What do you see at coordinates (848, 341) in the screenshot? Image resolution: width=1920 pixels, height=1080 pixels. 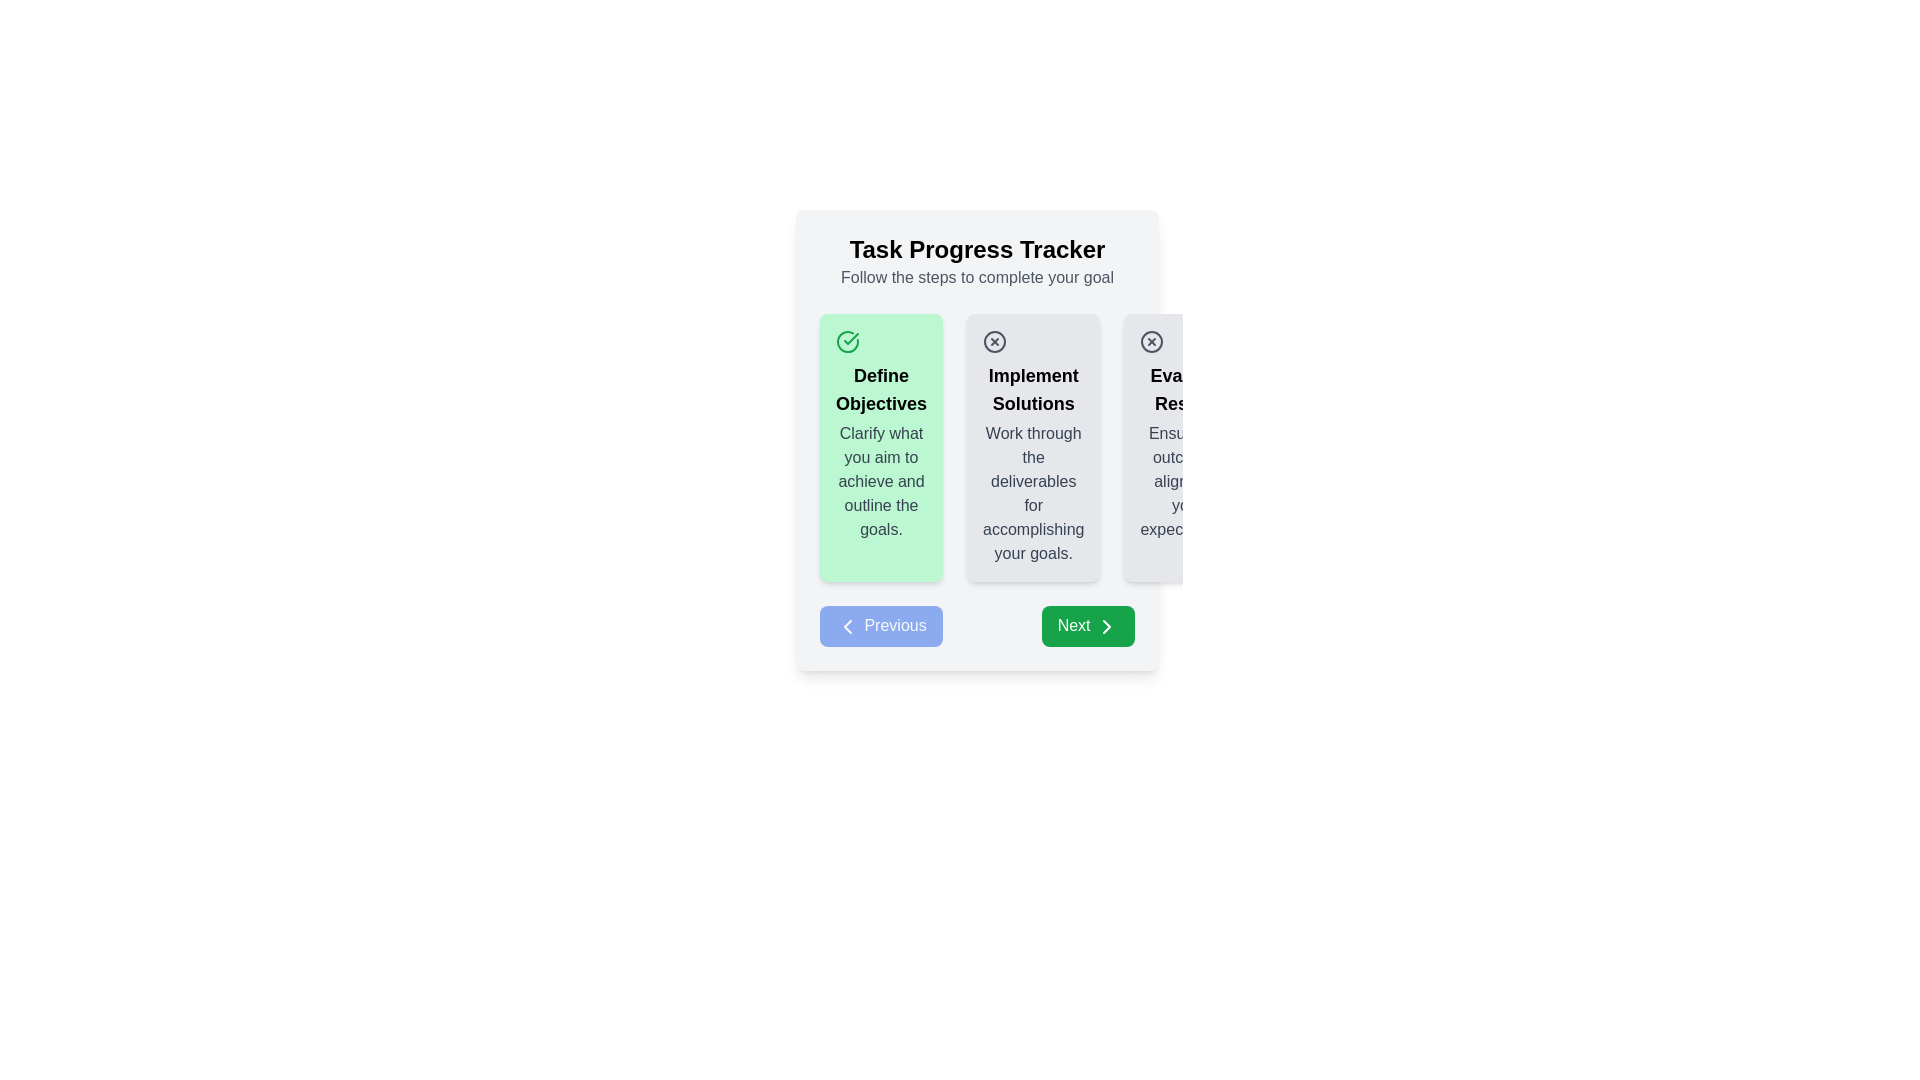 I see `the completion status icon located at the top-left corner of the 'Define Objectives' card, which indicates that the task is completed or in a good state` at bounding box center [848, 341].